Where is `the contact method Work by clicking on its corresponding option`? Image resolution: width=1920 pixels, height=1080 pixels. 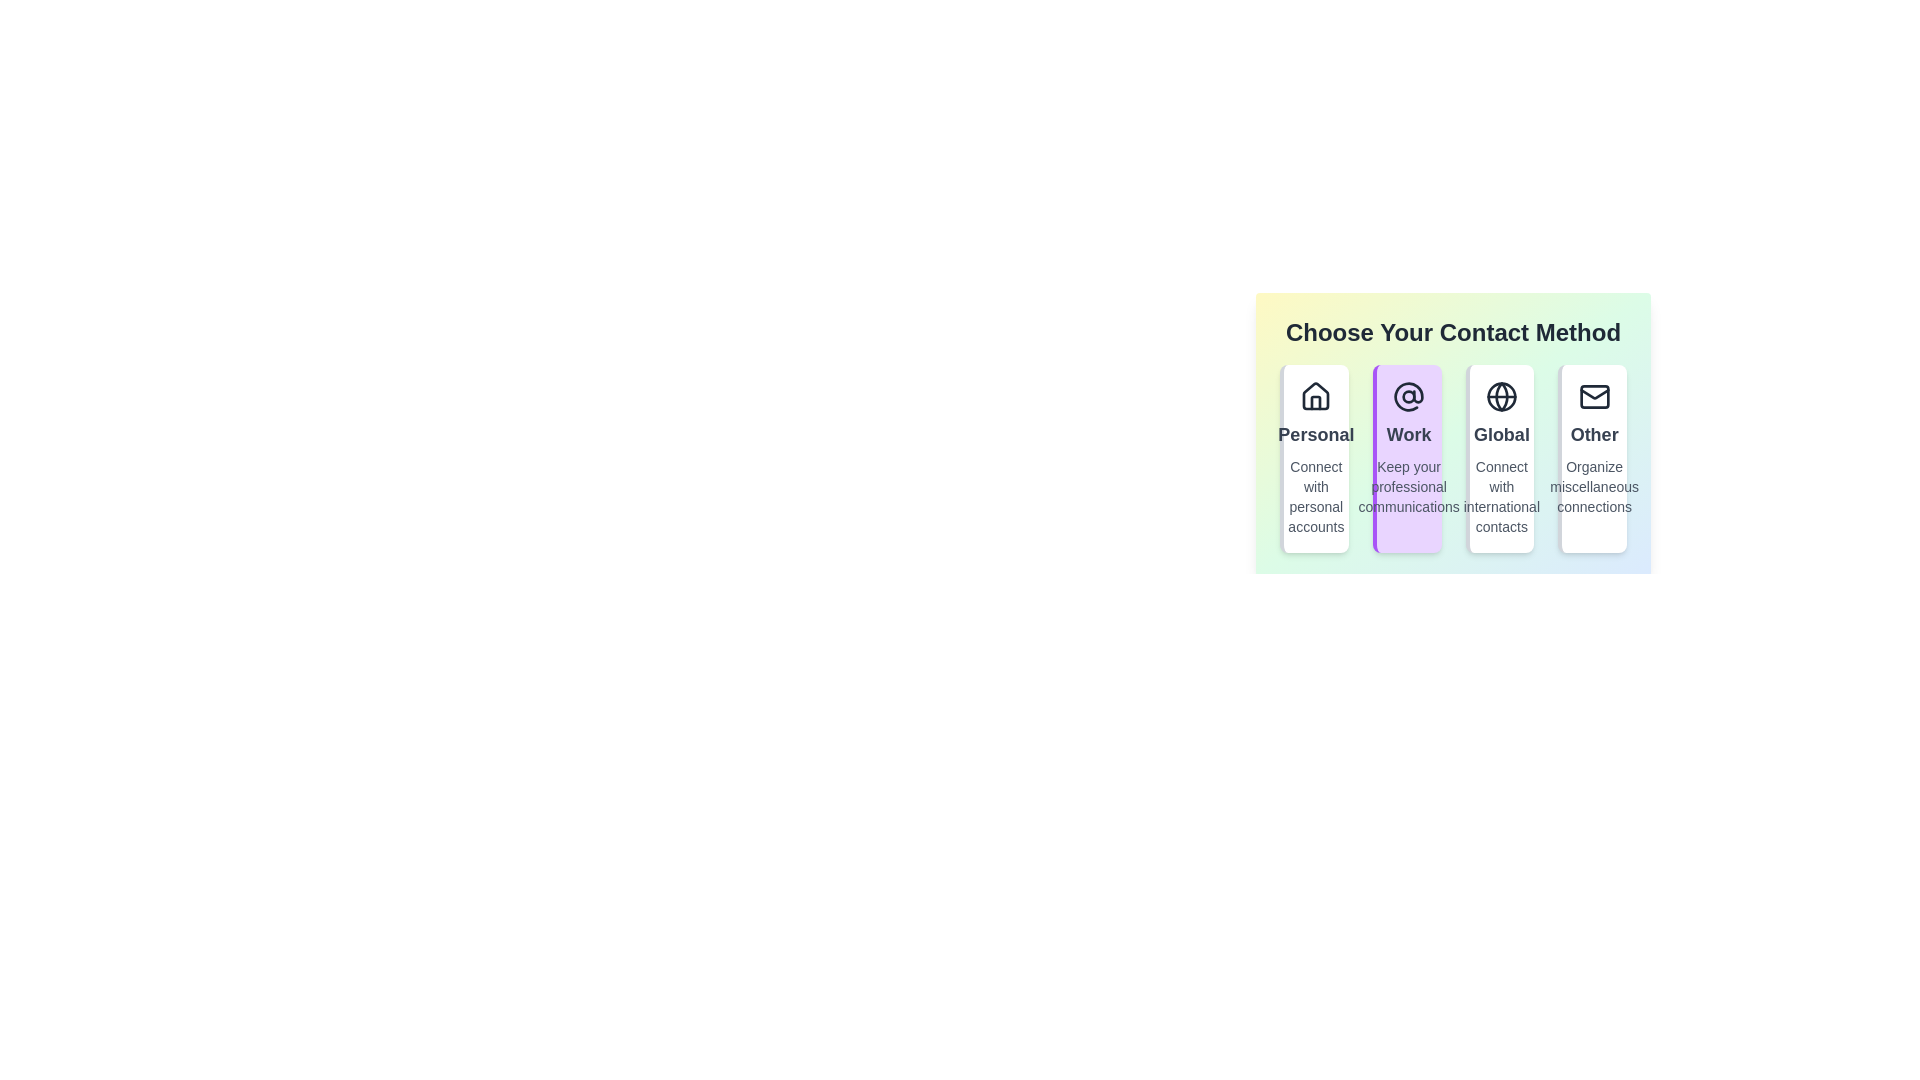
the contact method Work by clicking on its corresponding option is located at coordinates (1406, 459).